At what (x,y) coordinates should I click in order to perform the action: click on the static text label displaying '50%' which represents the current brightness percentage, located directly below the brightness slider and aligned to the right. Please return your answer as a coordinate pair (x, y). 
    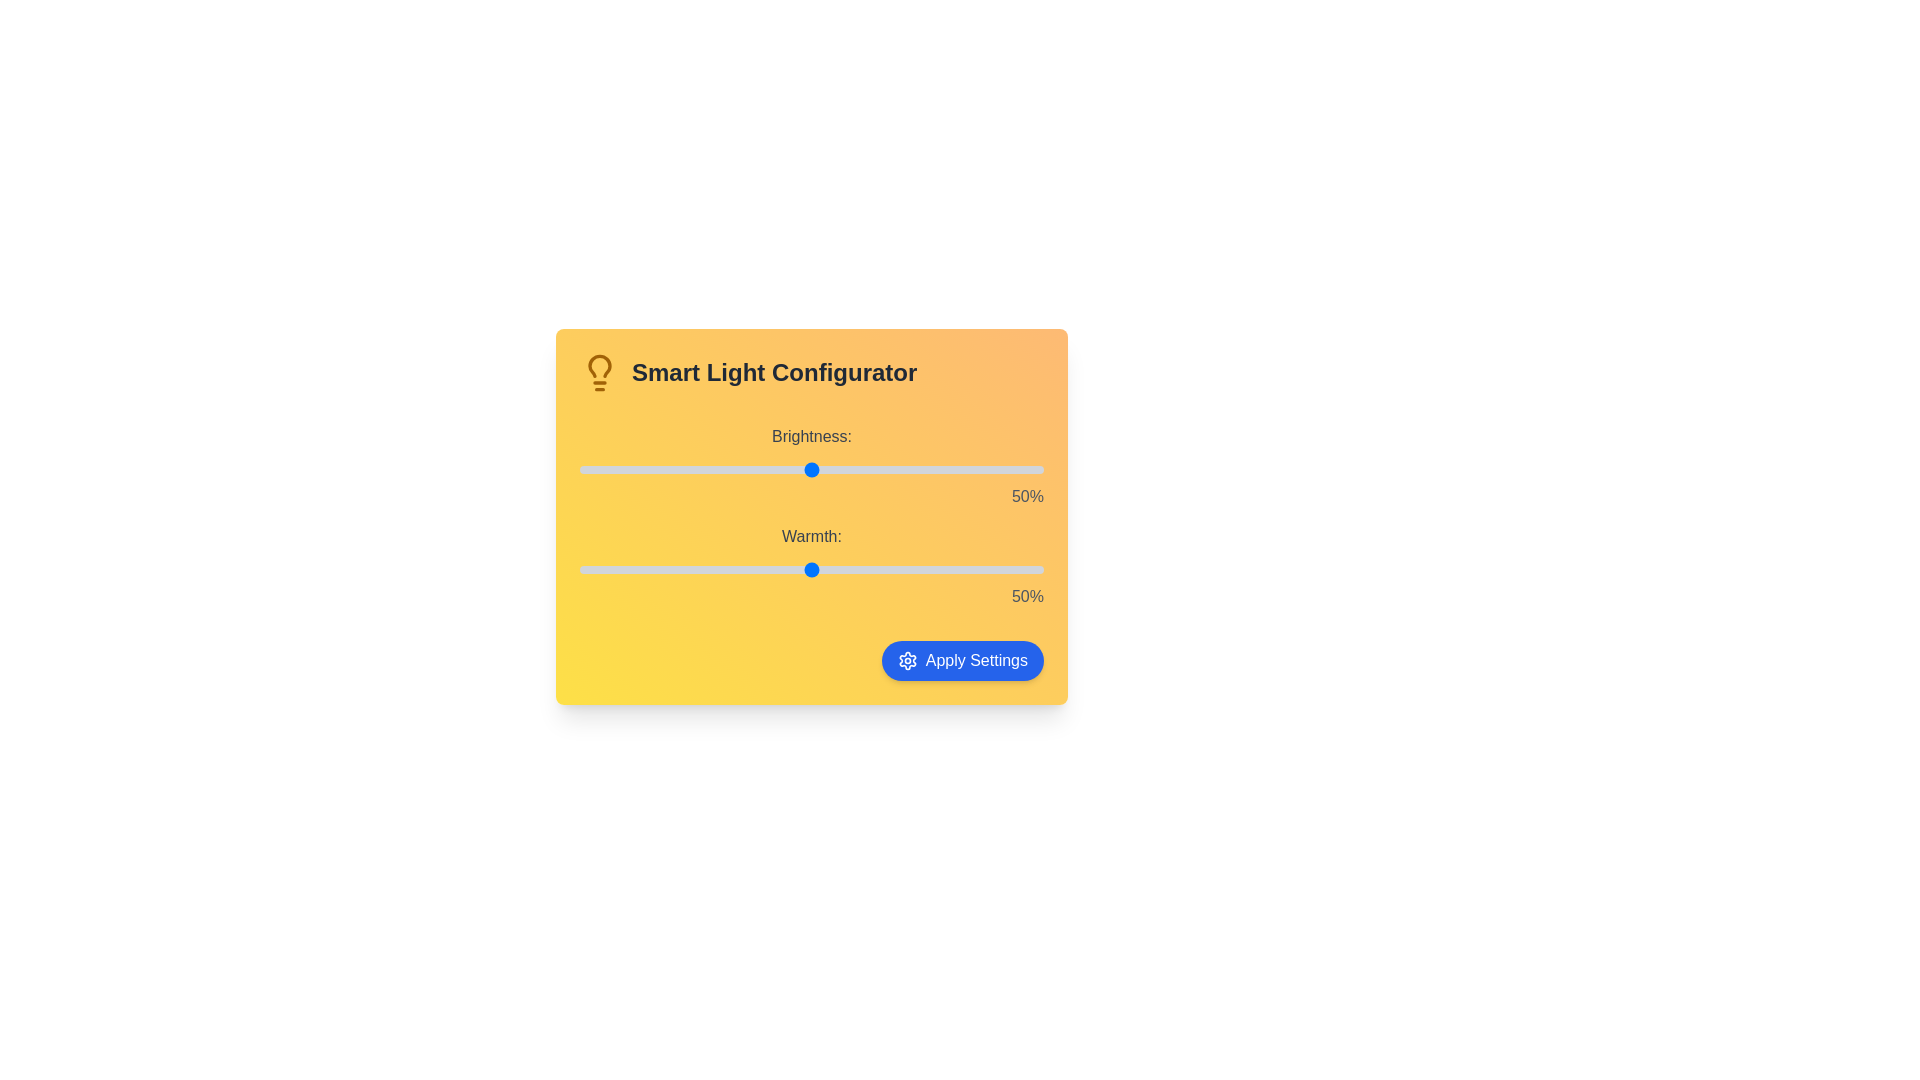
    Looking at the image, I should click on (811, 496).